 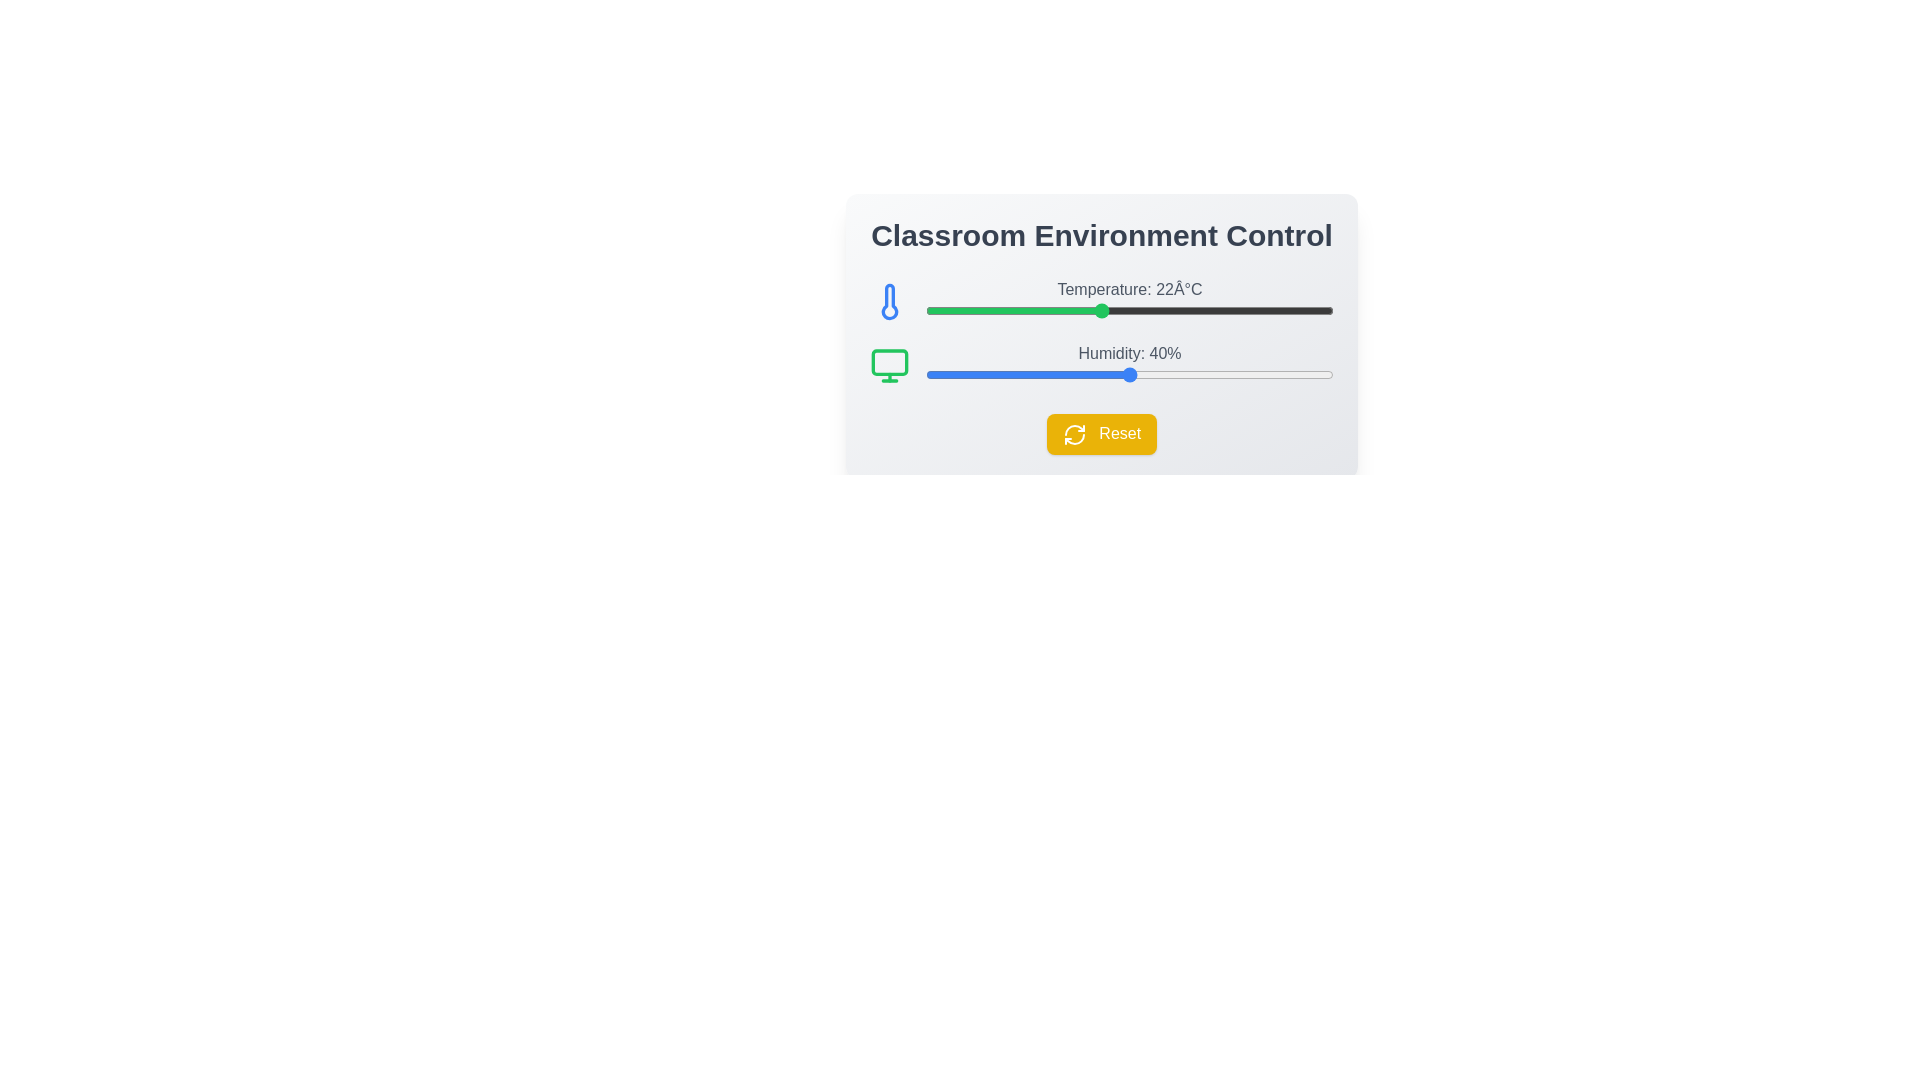 What do you see at coordinates (1129, 374) in the screenshot?
I see `the humidity slider to set it to 40%` at bounding box center [1129, 374].